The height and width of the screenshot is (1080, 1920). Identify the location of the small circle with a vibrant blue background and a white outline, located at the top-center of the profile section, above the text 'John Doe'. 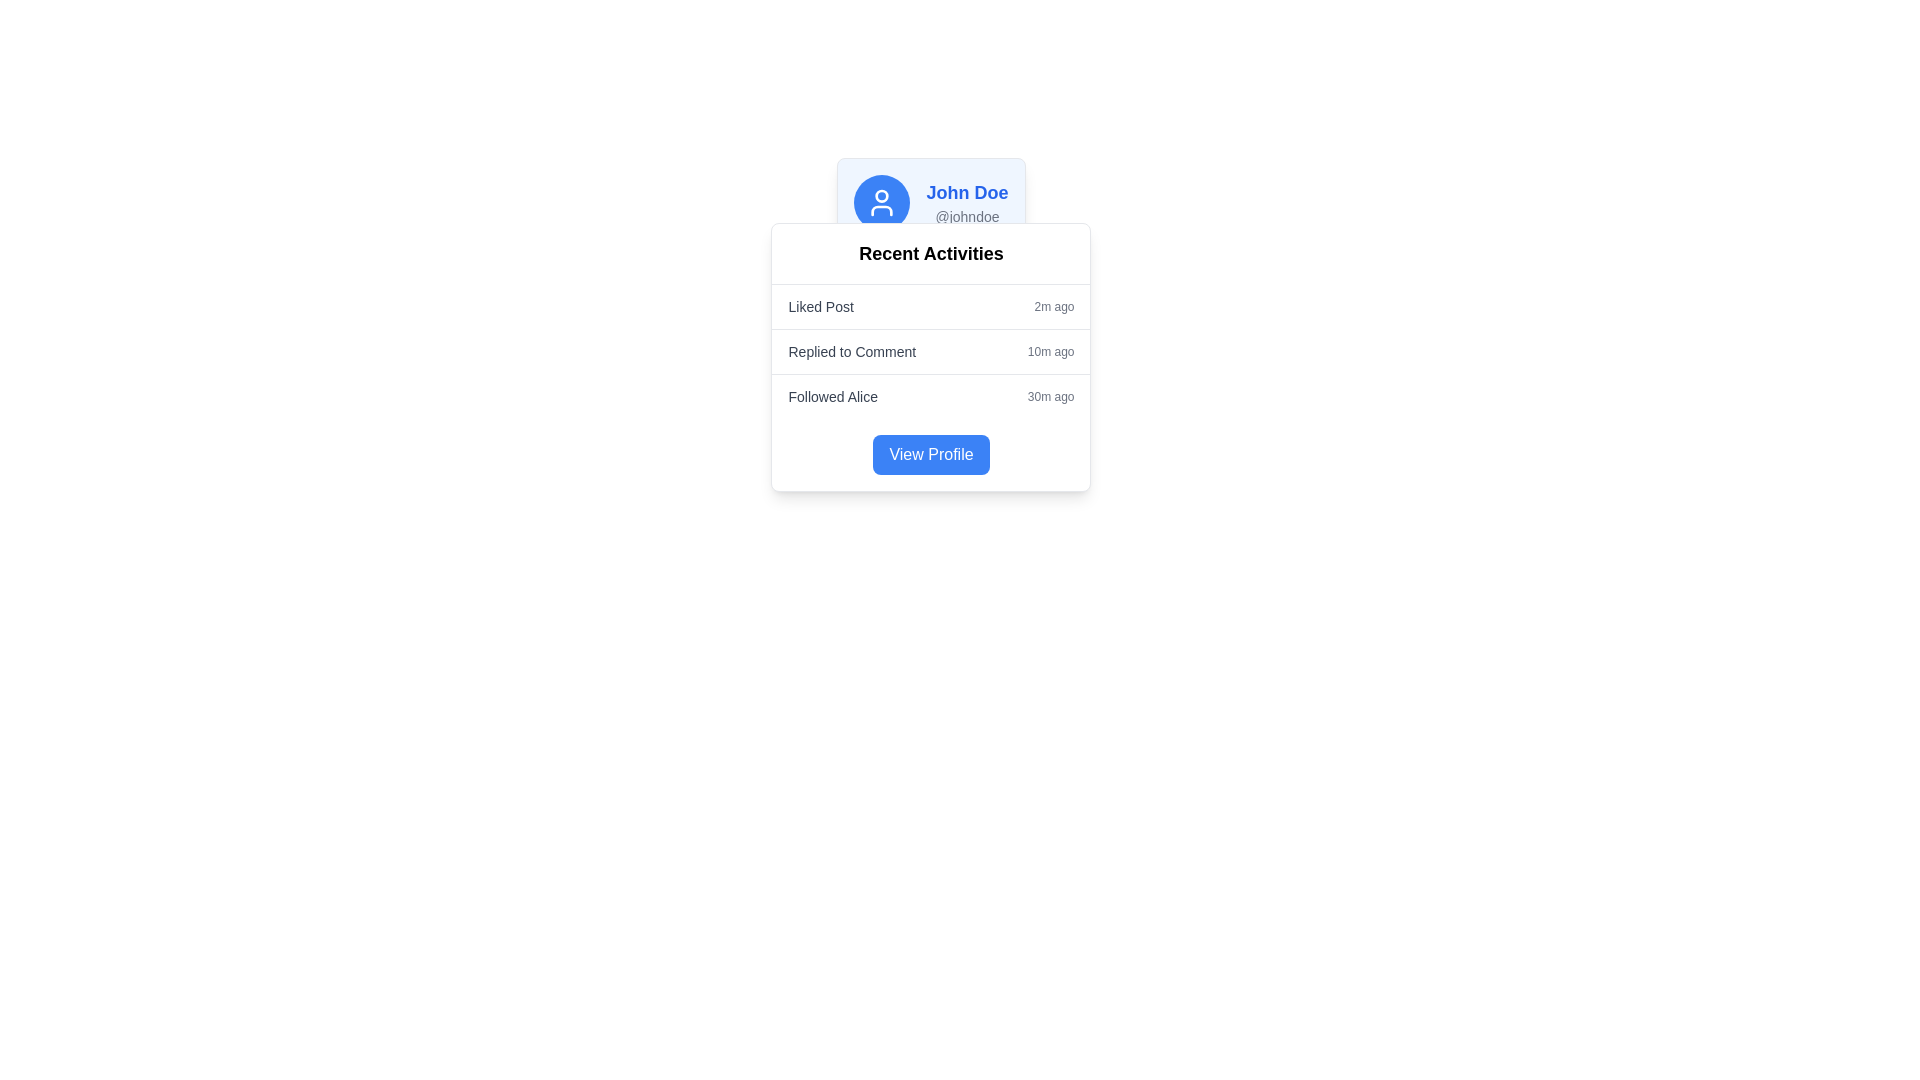
(881, 196).